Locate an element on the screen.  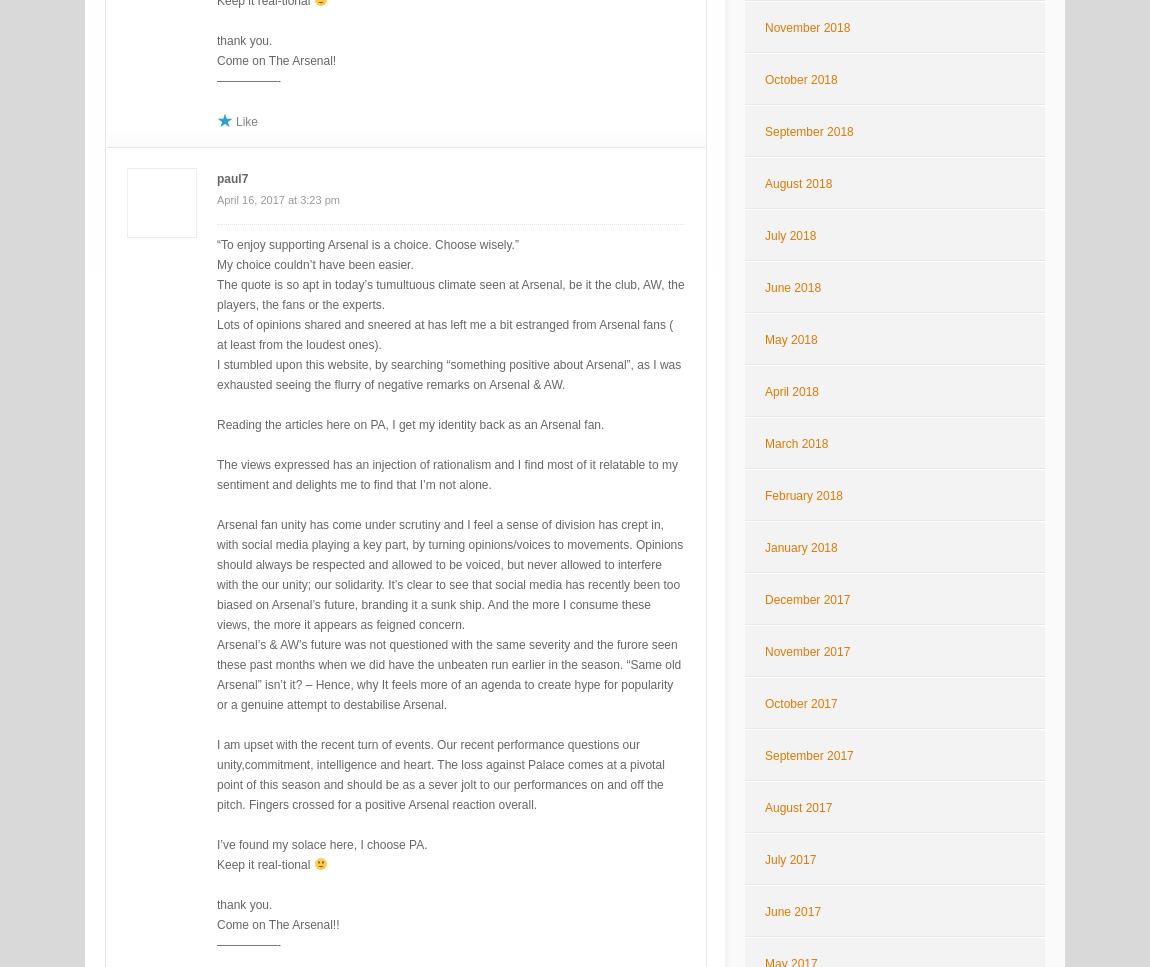
'July 2017' is located at coordinates (789, 858).